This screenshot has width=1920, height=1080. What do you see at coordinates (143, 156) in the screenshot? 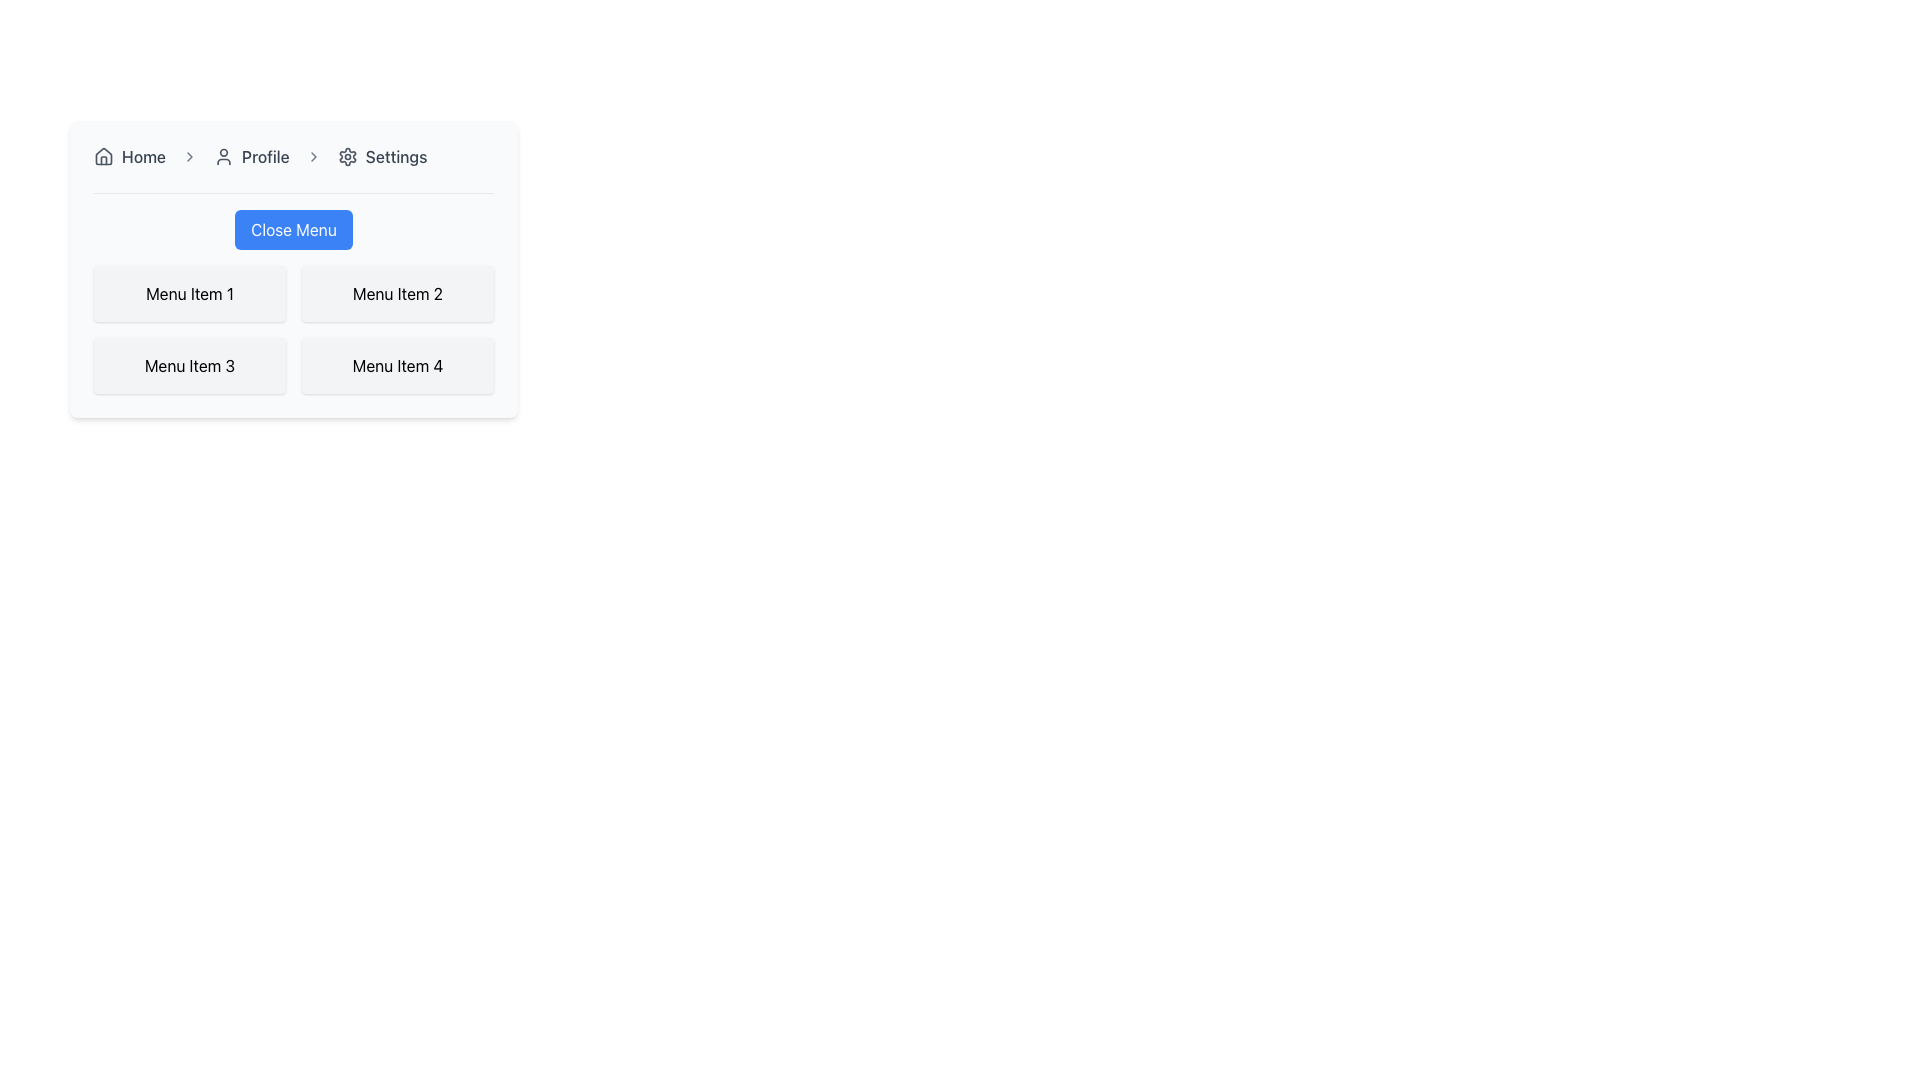
I see `the 'Home' text label, which is styled in dark gray and located in the navigation bar adjacent to a house icon` at bounding box center [143, 156].